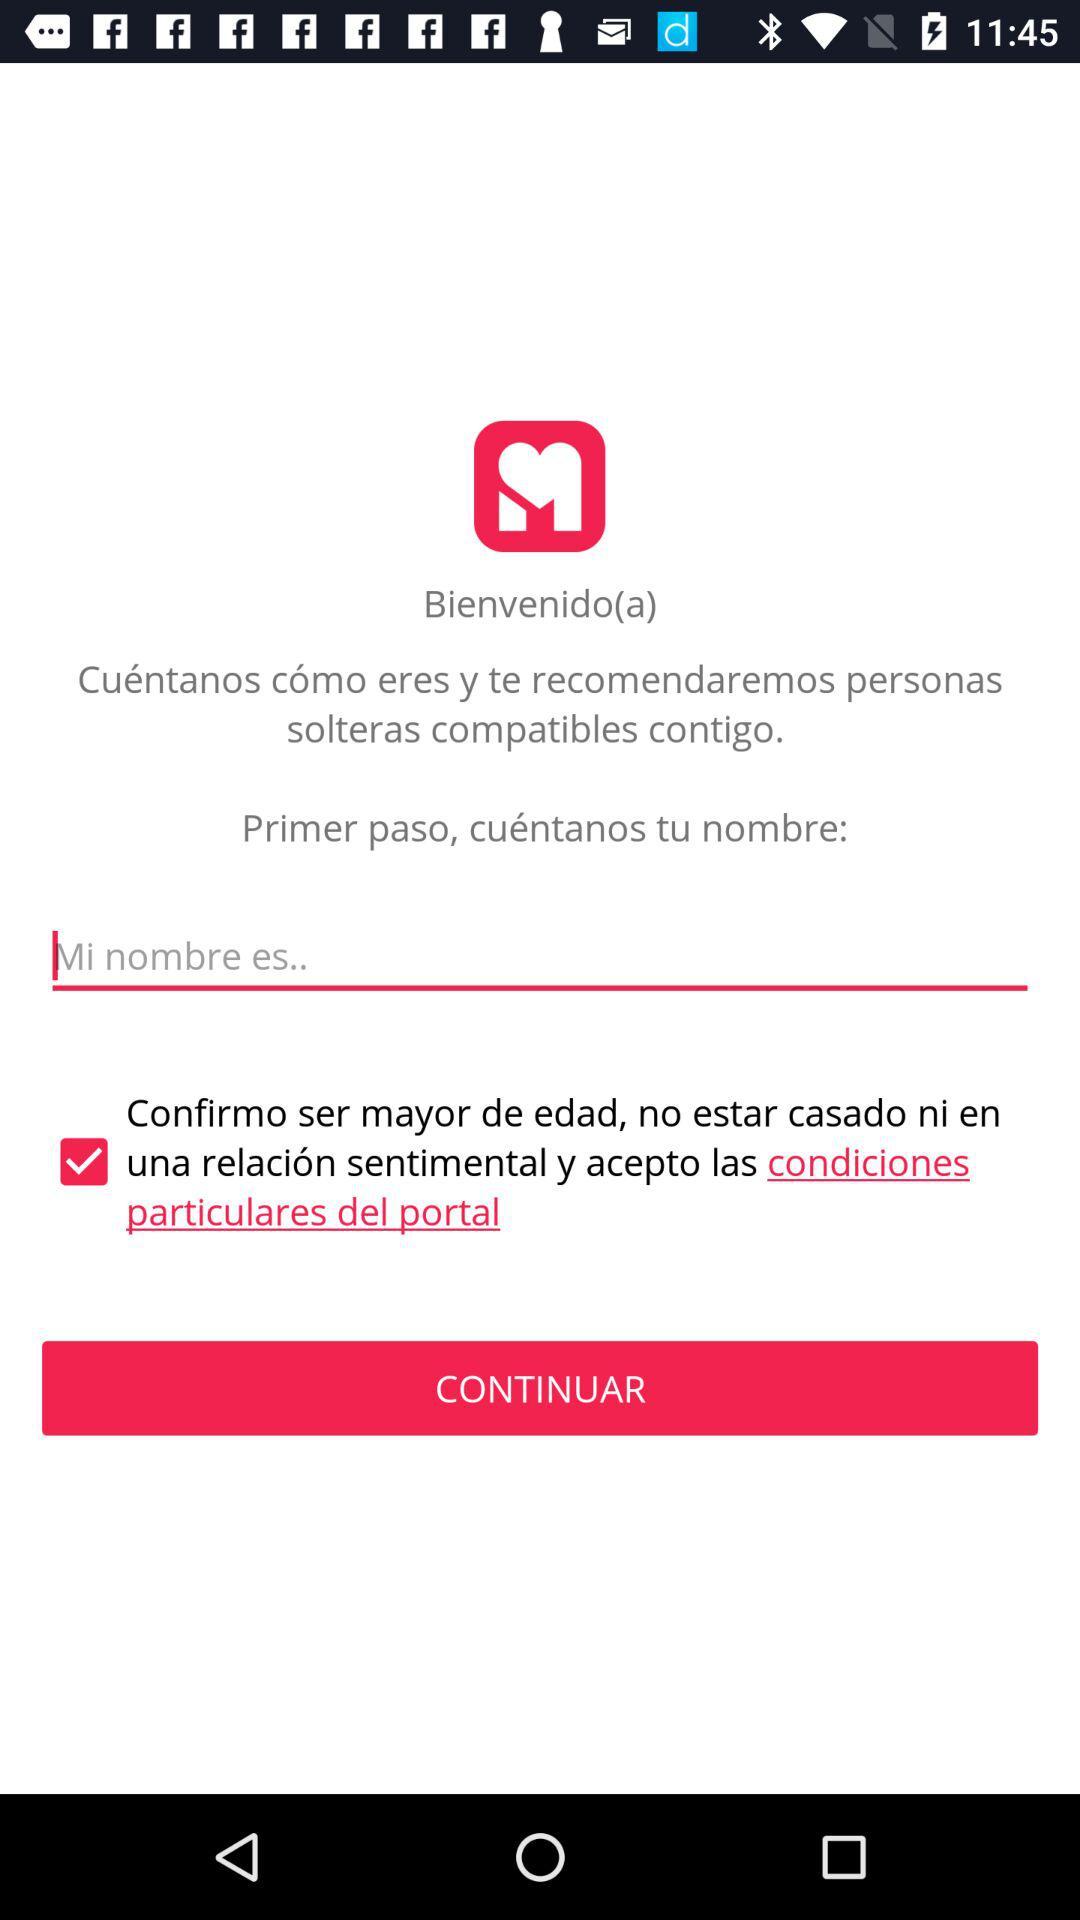 The height and width of the screenshot is (1920, 1080). Describe the element at coordinates (540, 1387) in the screenshot. I see `the continuar` at that location.